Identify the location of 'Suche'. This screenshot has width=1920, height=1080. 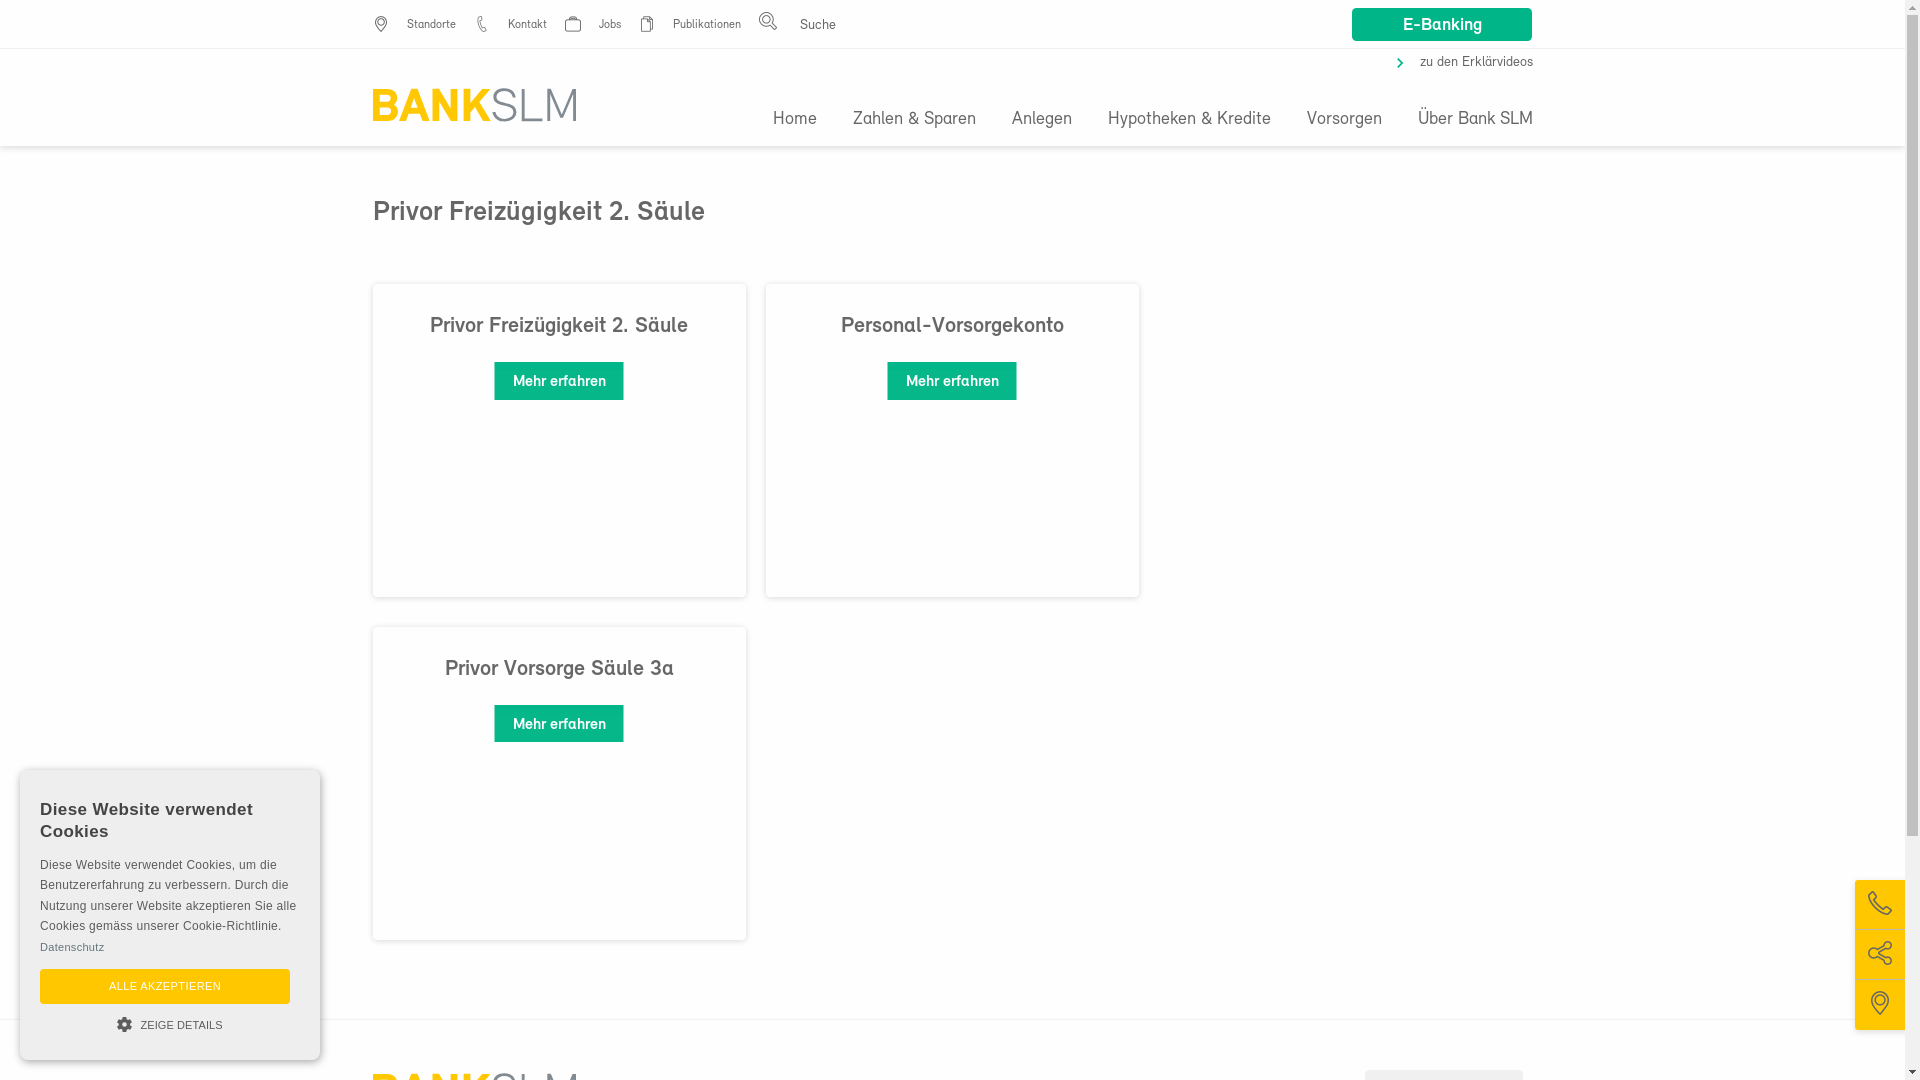
(1271, 147).